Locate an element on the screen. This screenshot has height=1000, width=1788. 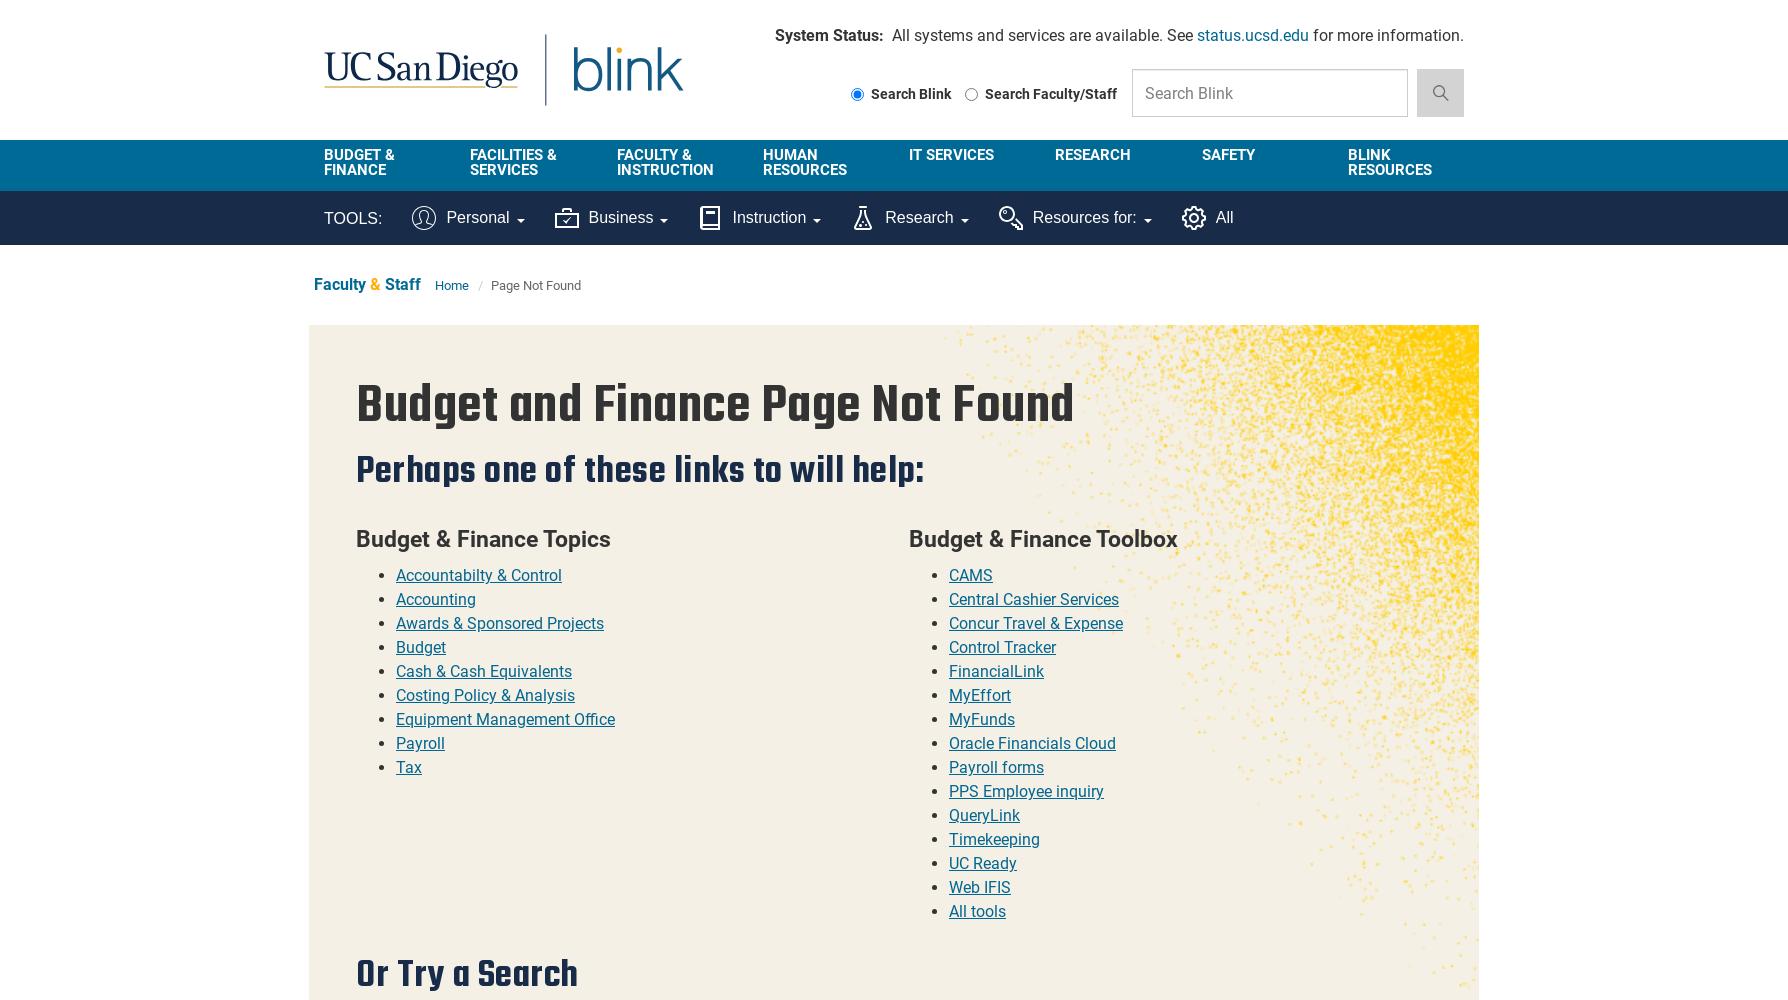
'All' is located at coordinates (1223, 216).